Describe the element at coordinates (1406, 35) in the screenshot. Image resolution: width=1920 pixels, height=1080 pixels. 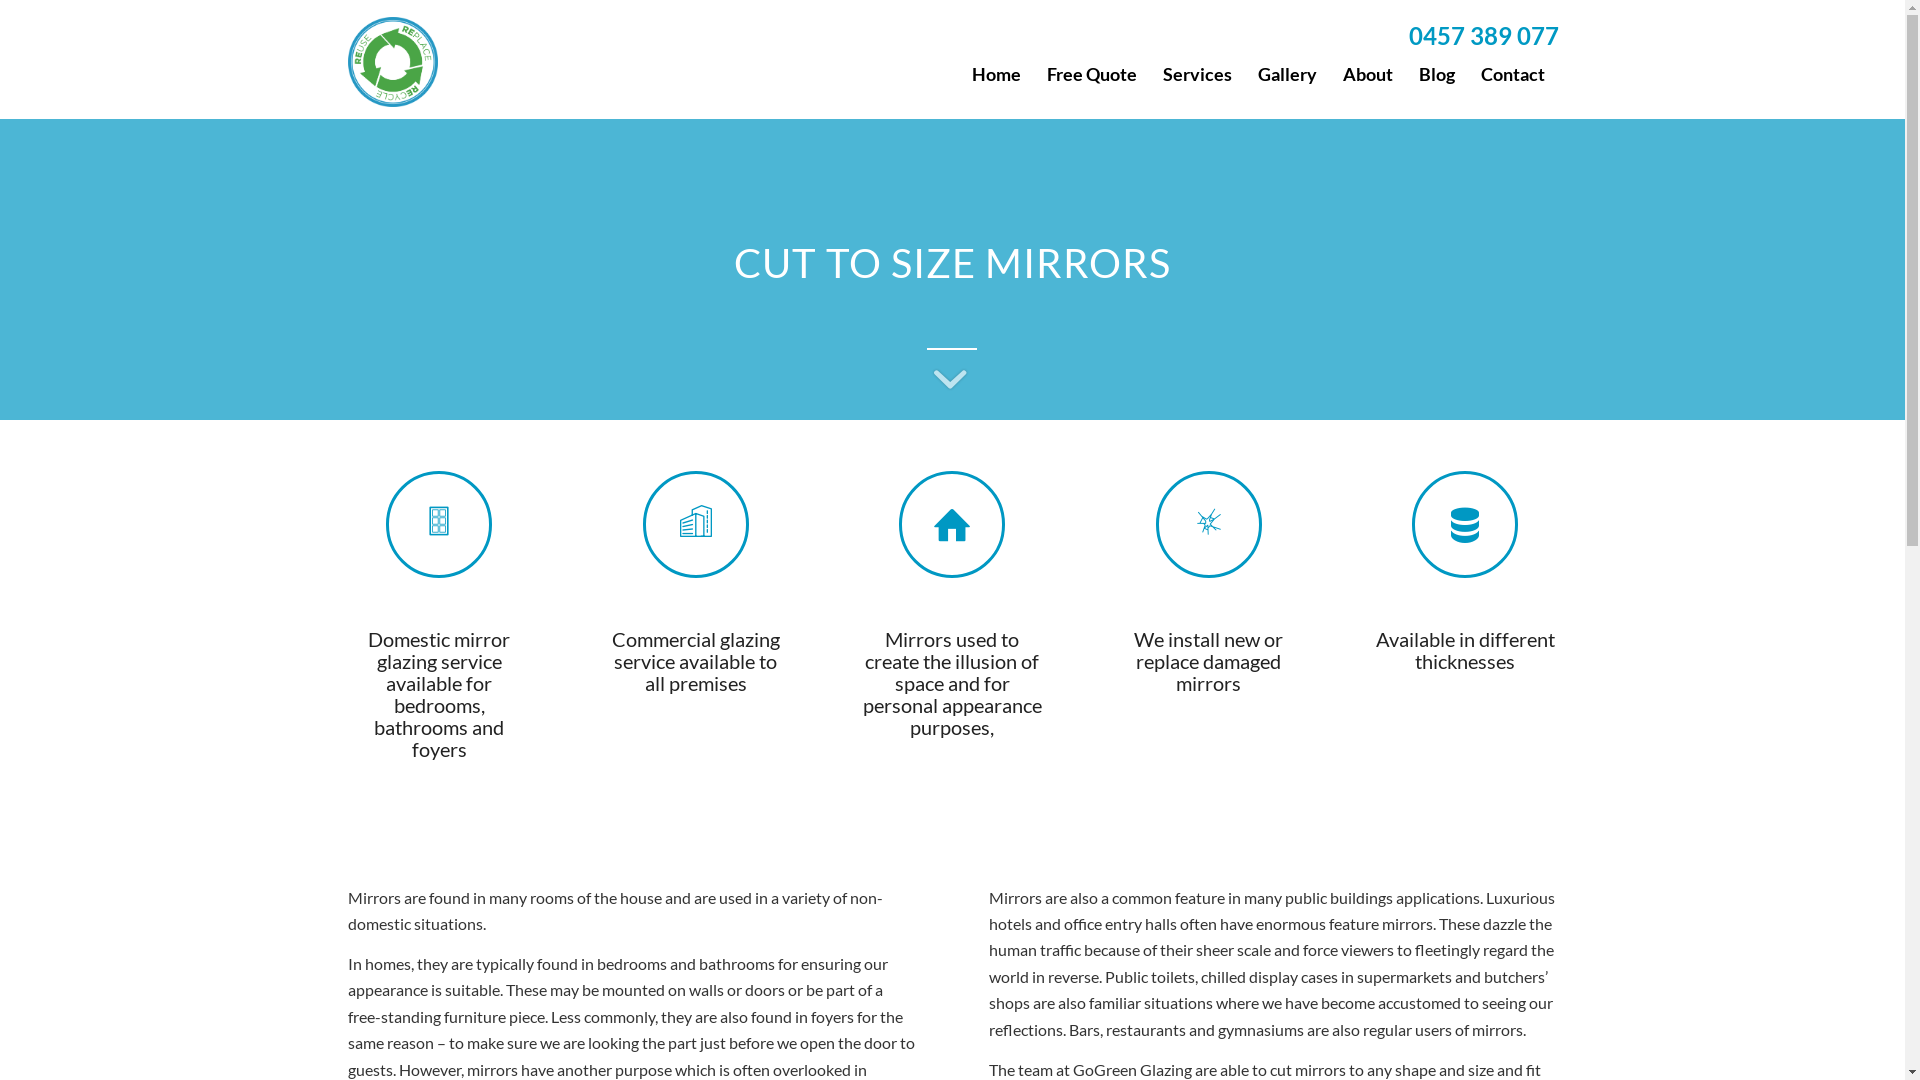
I see `'0457 389 077'` at that location.